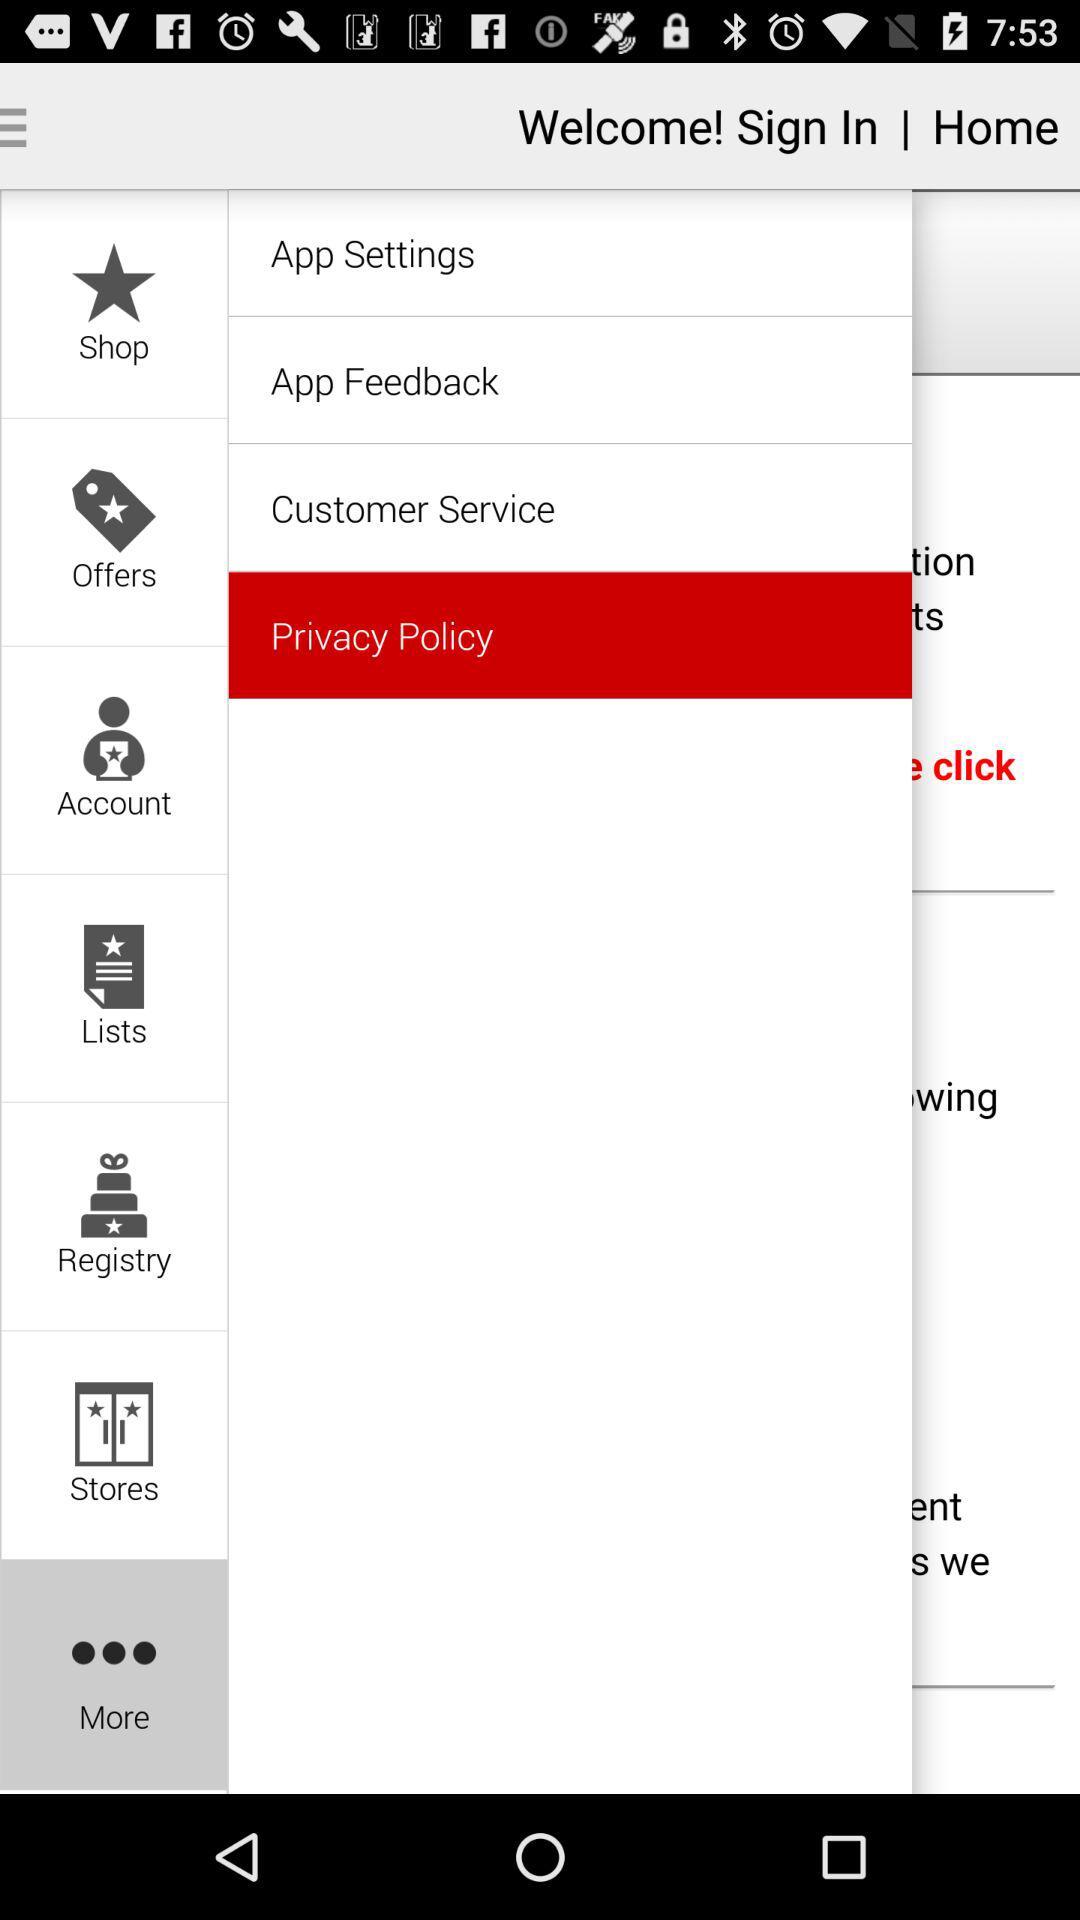 The width and height of the screenshot is (1080, 1920). What do you see at coordinates (114, 303) in the screenshot?
I see `option above offers` at bounding box center [114, 303].